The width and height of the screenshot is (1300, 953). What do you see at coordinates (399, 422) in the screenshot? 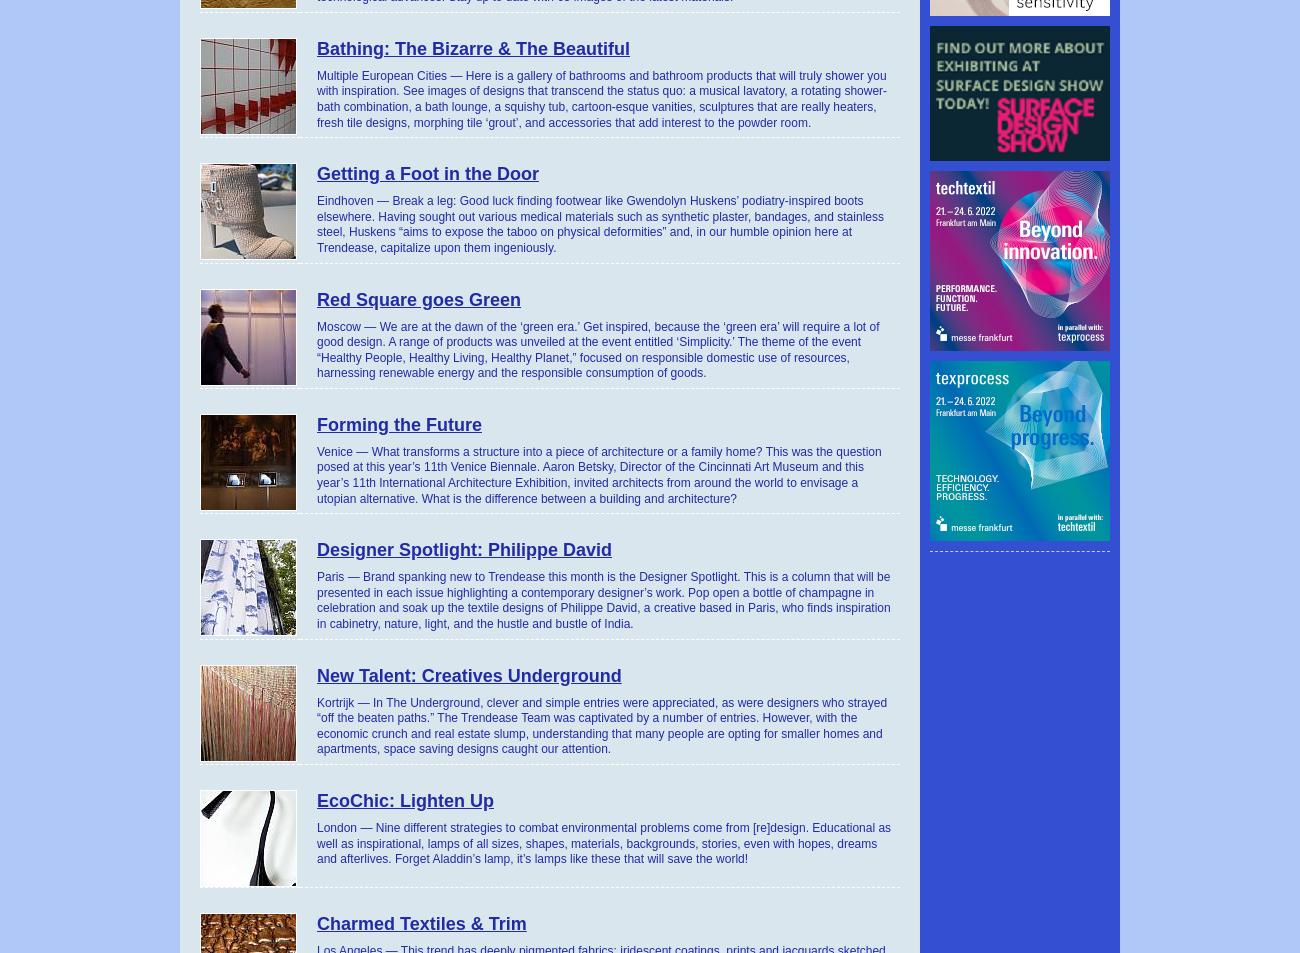
I see `'Forming the Future'` at bounding box center [399, 422].